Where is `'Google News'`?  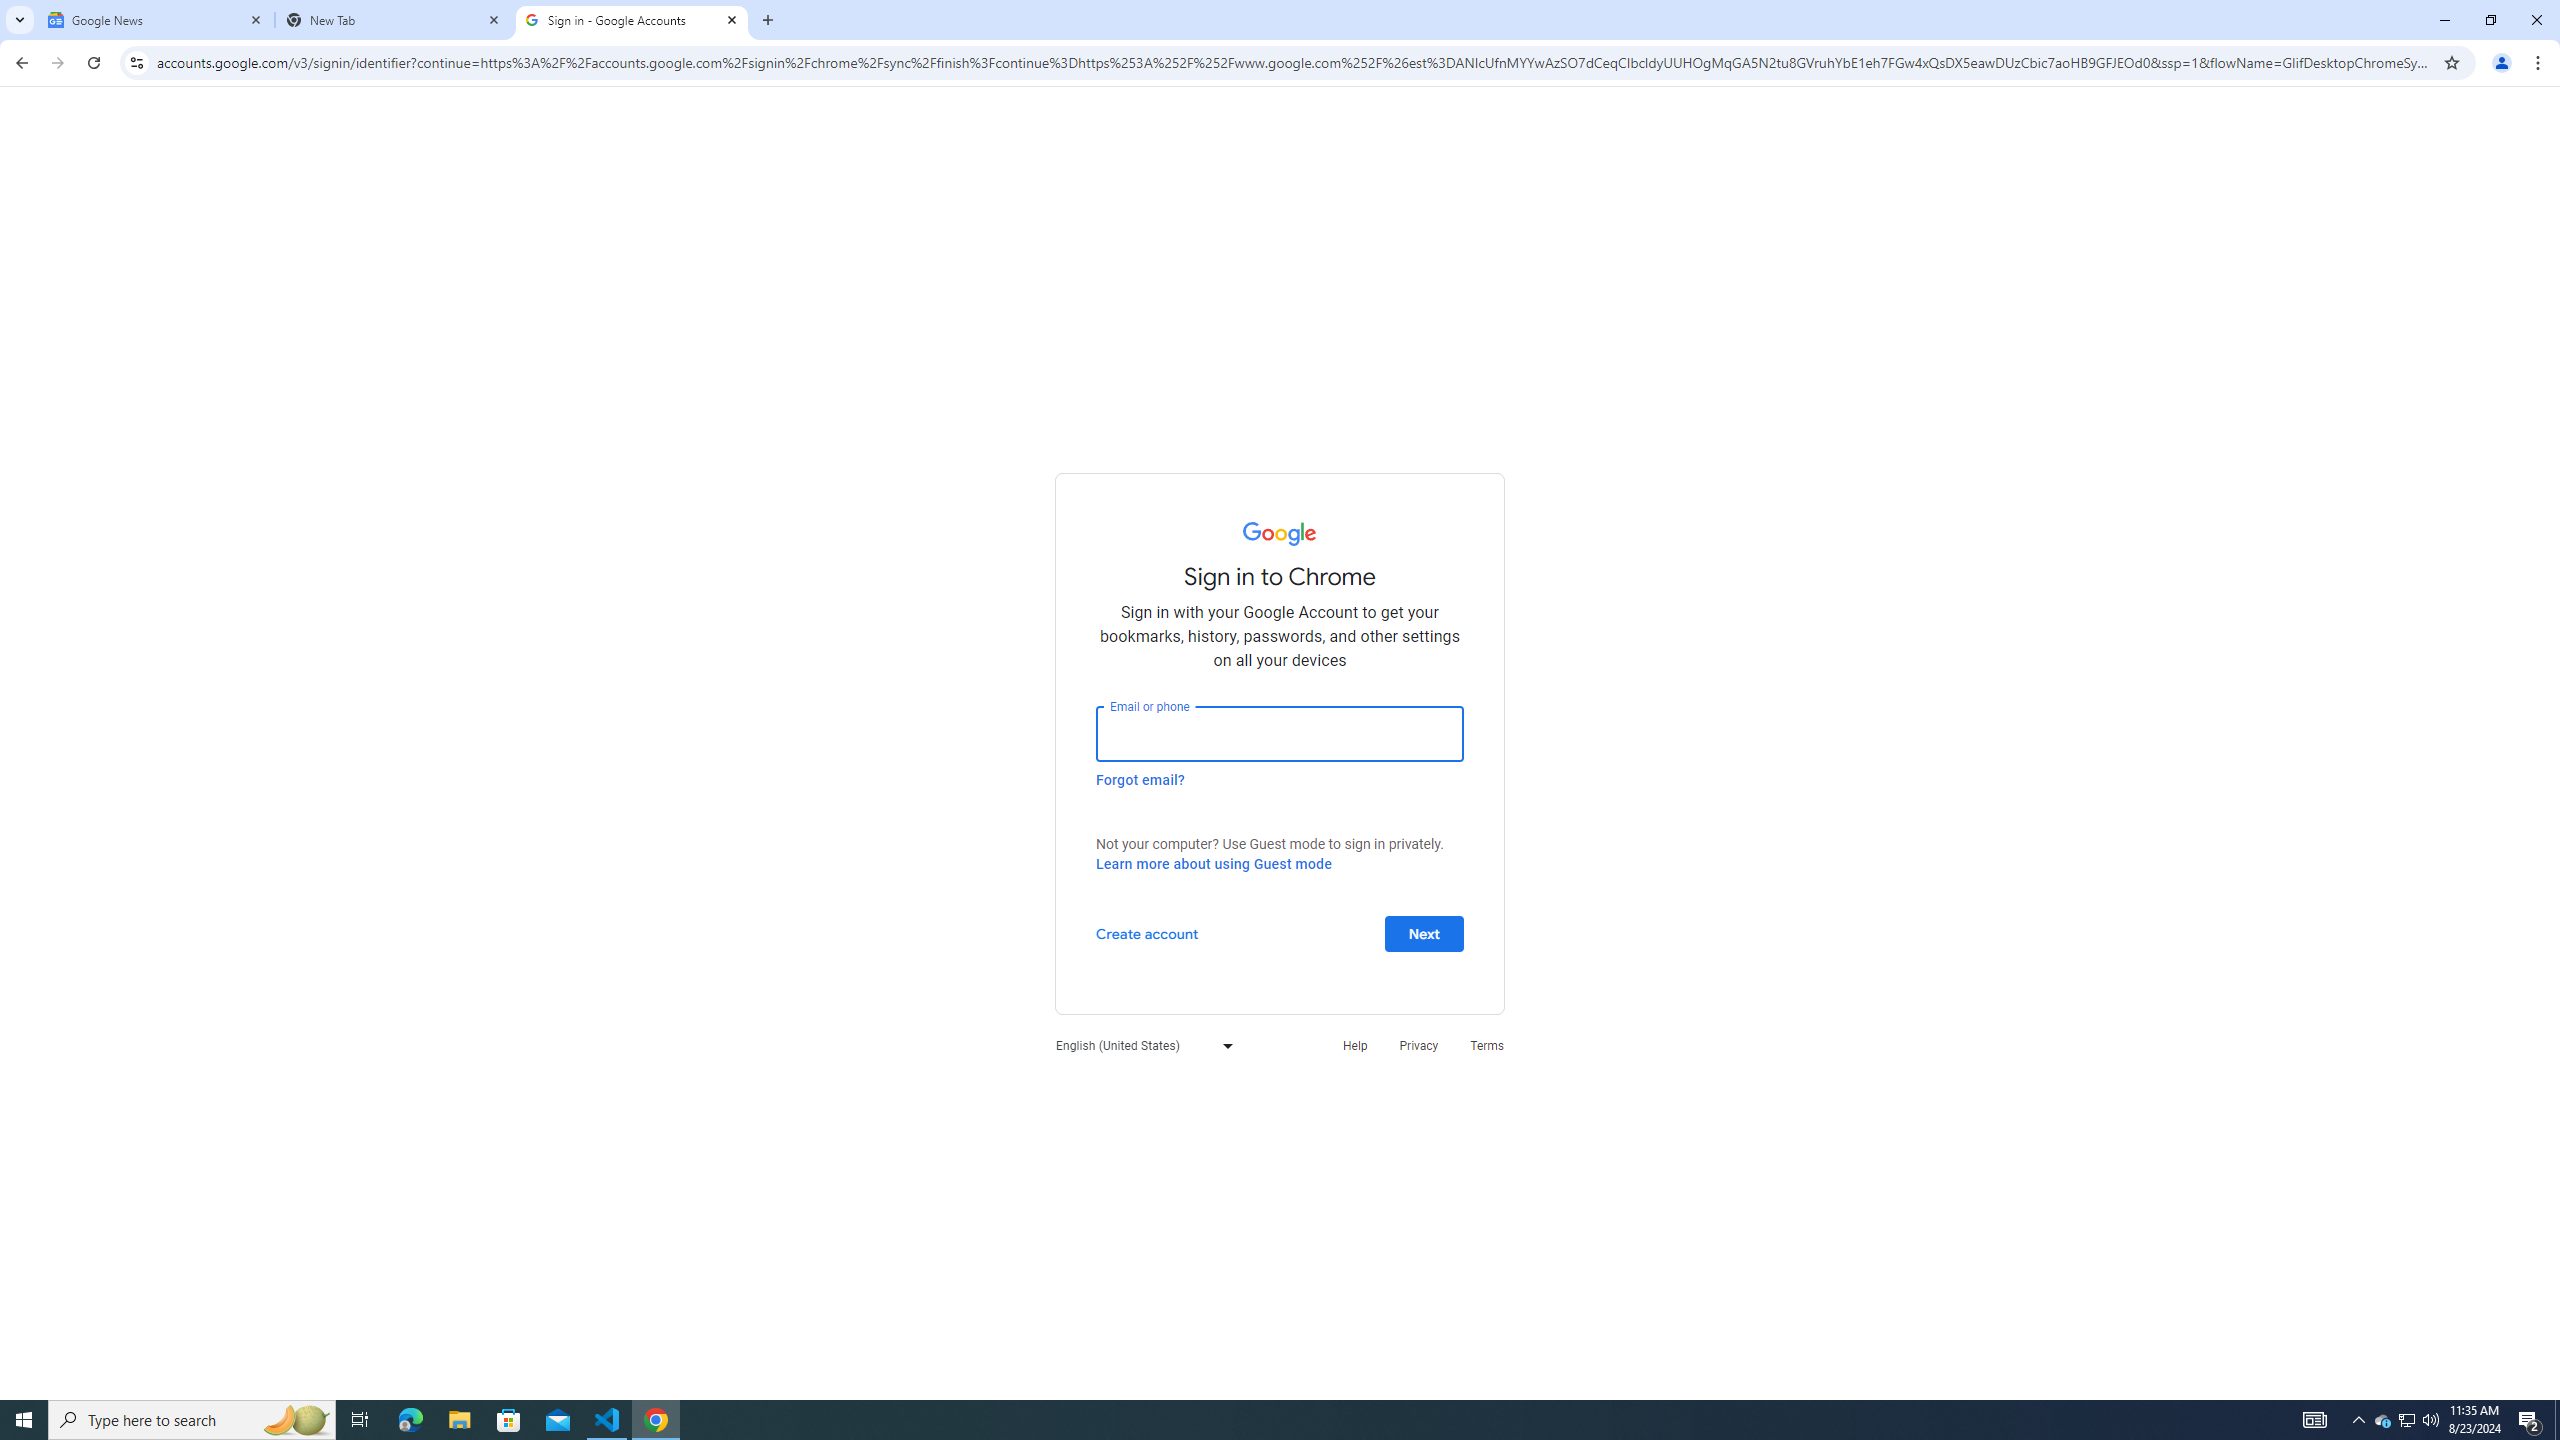 'Google News' is located at coordinates (155, 19).